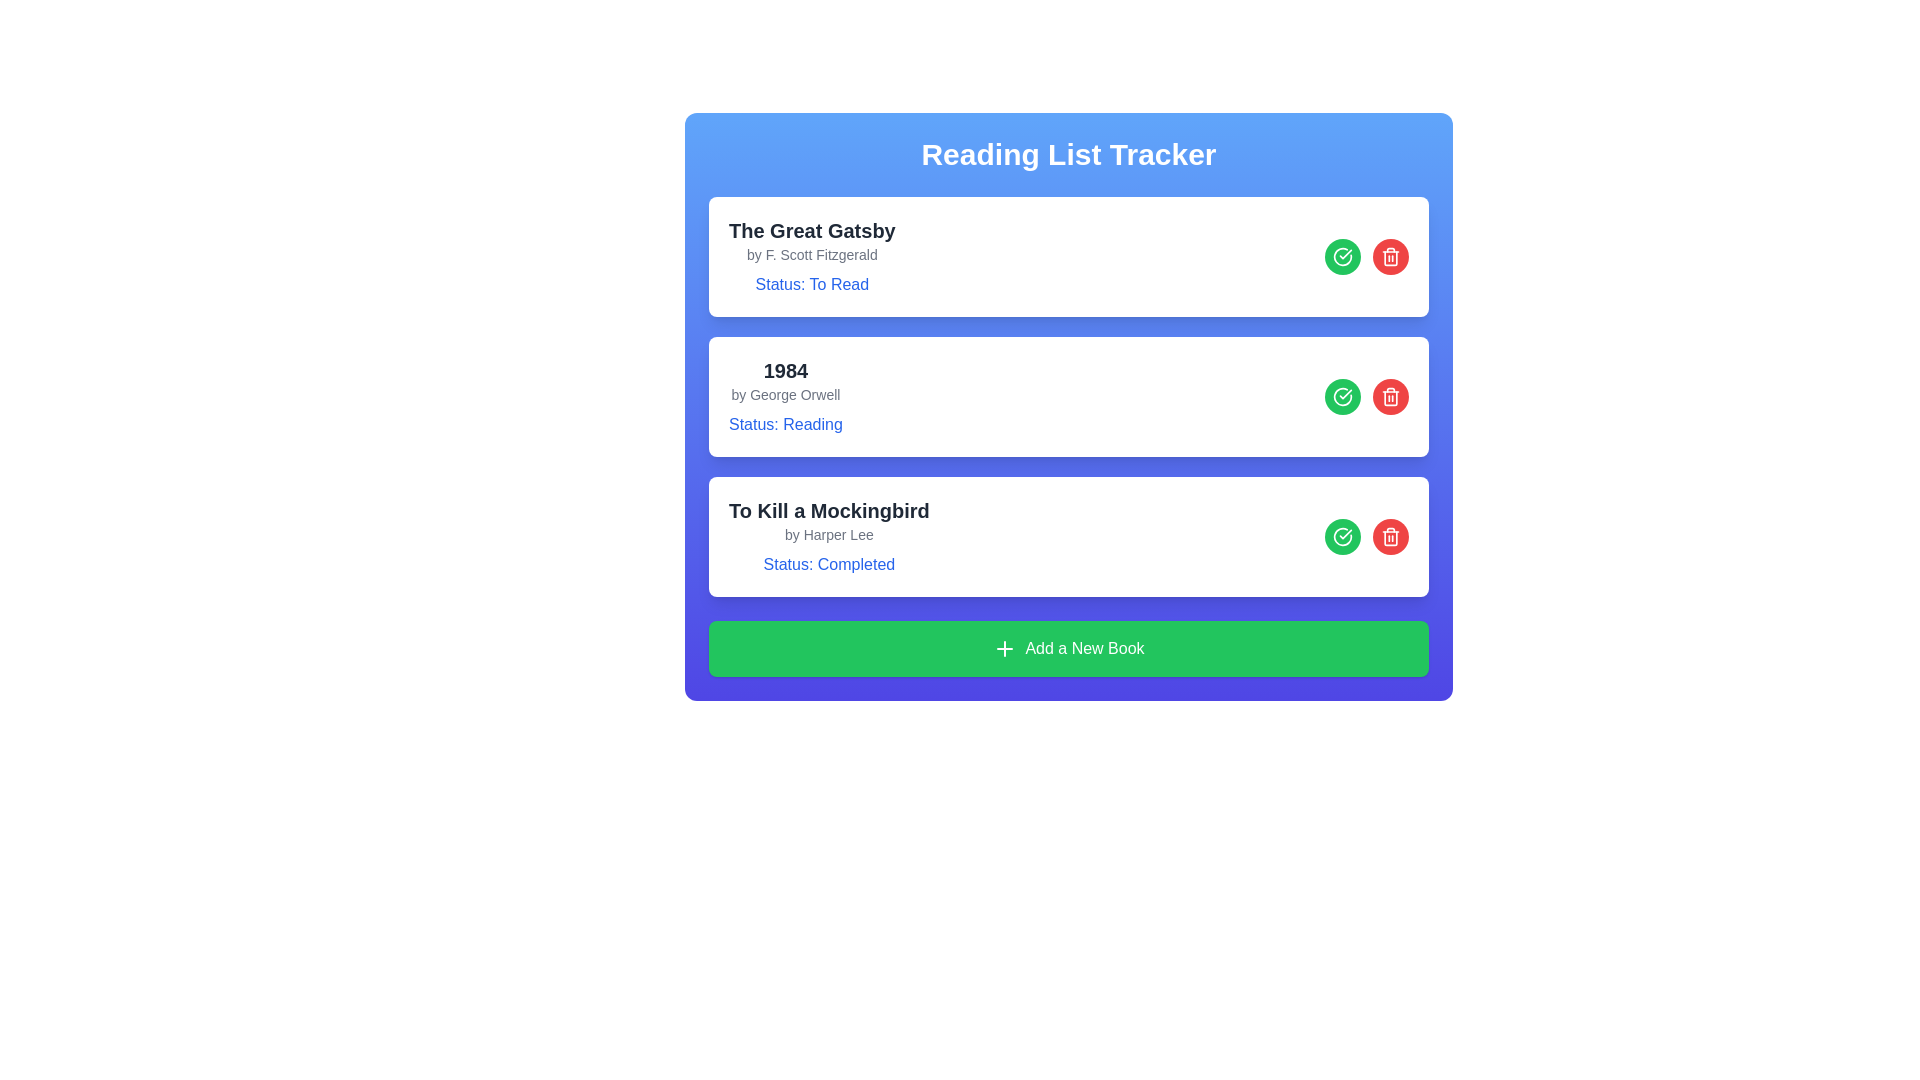 Image resolution: width=1920 pixels, height=1080 pixels. Describe the element at coordinates (812, 253) in the screenshot. I see `the non-interactive text element that indicates the author 'F. Scott Fitzgerald', located below the title 'The Great Gatsby' in the reading list` at that location.